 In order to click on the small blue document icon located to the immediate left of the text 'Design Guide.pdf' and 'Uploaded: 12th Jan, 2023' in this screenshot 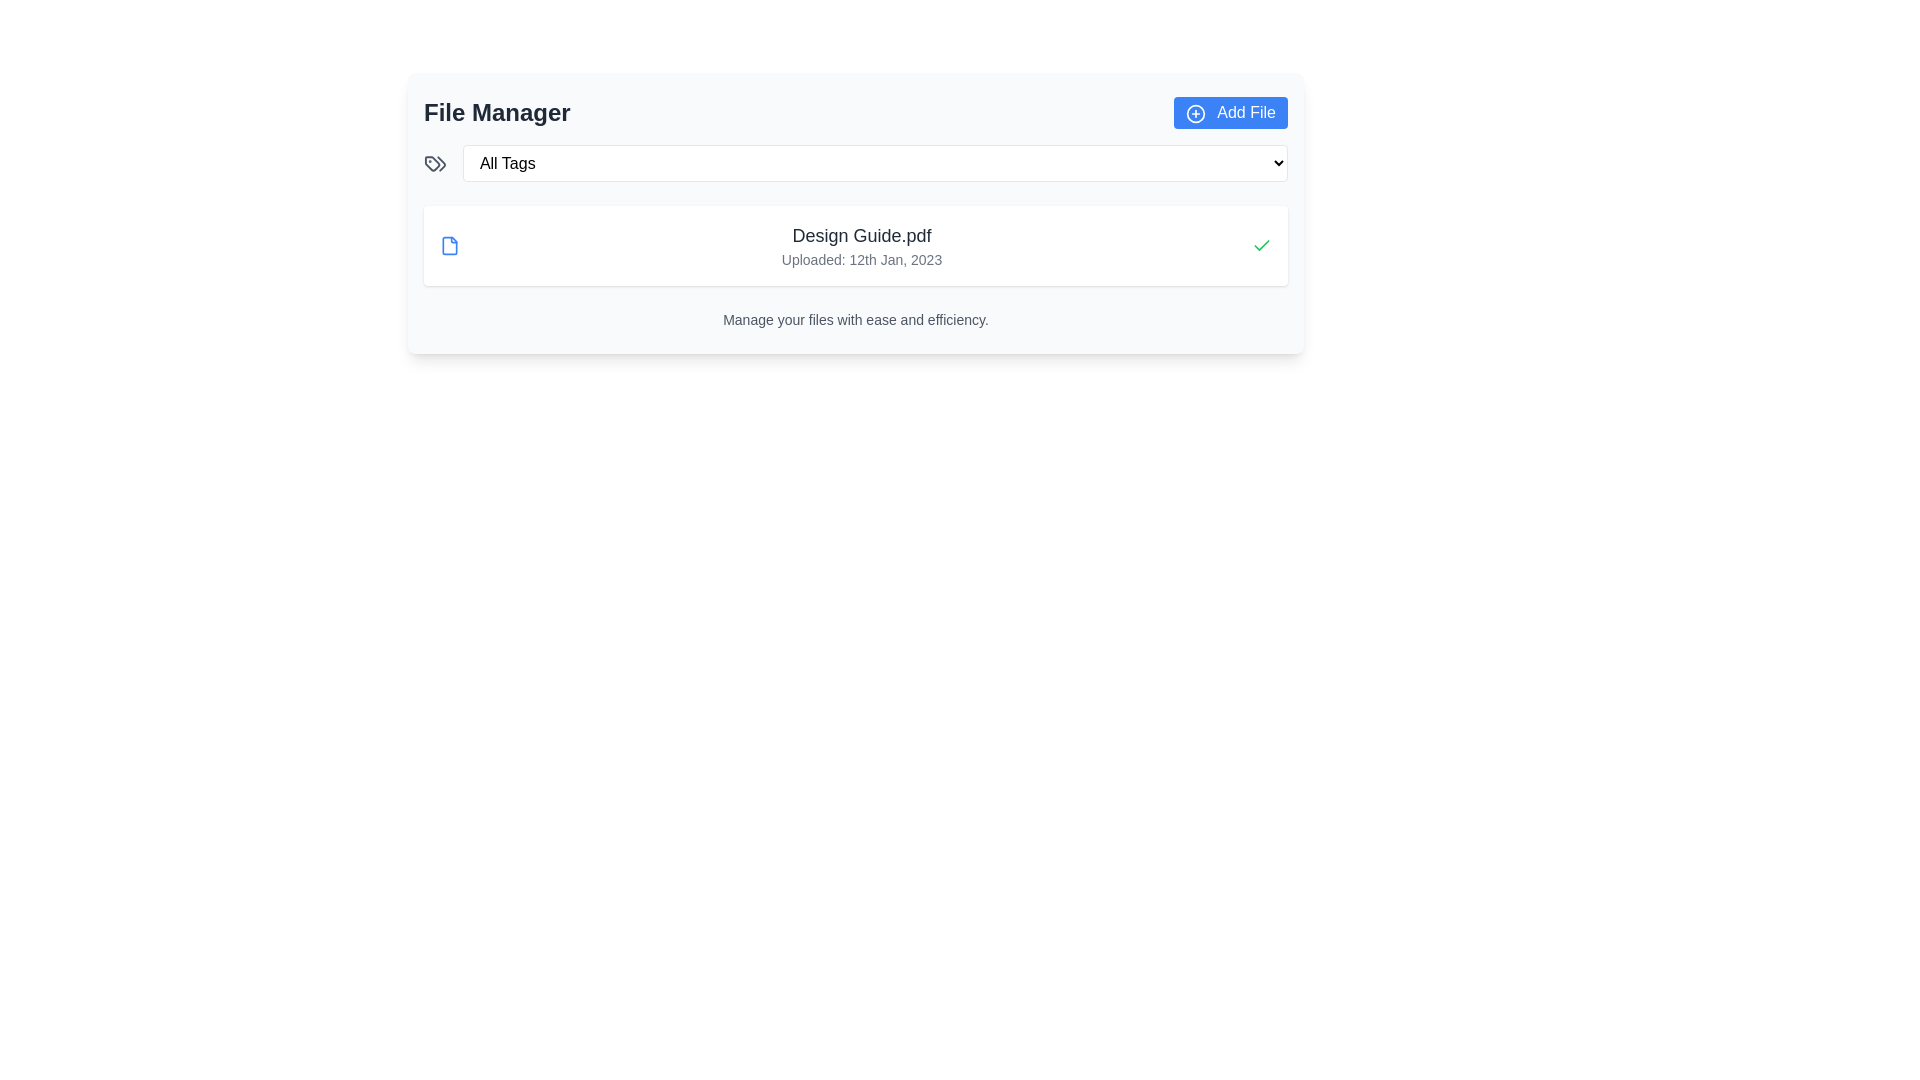, I will do `click(449, 245)`.